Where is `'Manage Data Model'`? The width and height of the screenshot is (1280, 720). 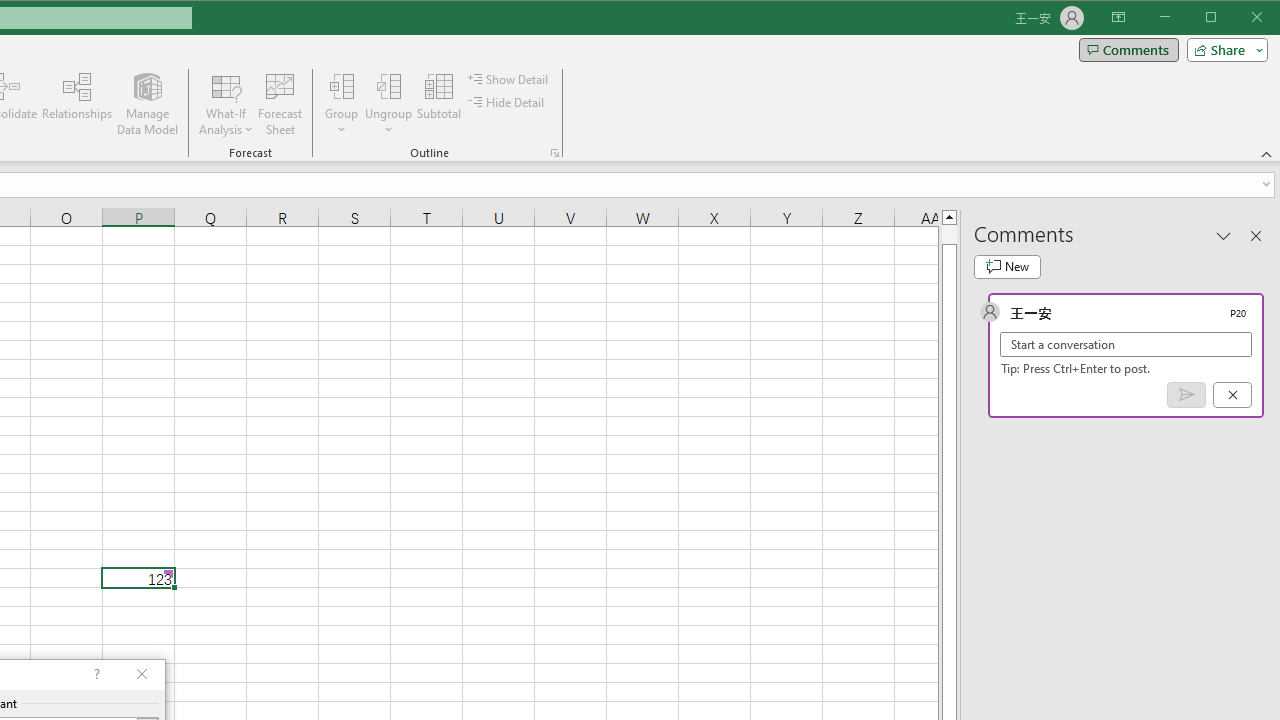 'Manage Data Model' is located at coordinates (146, 104).